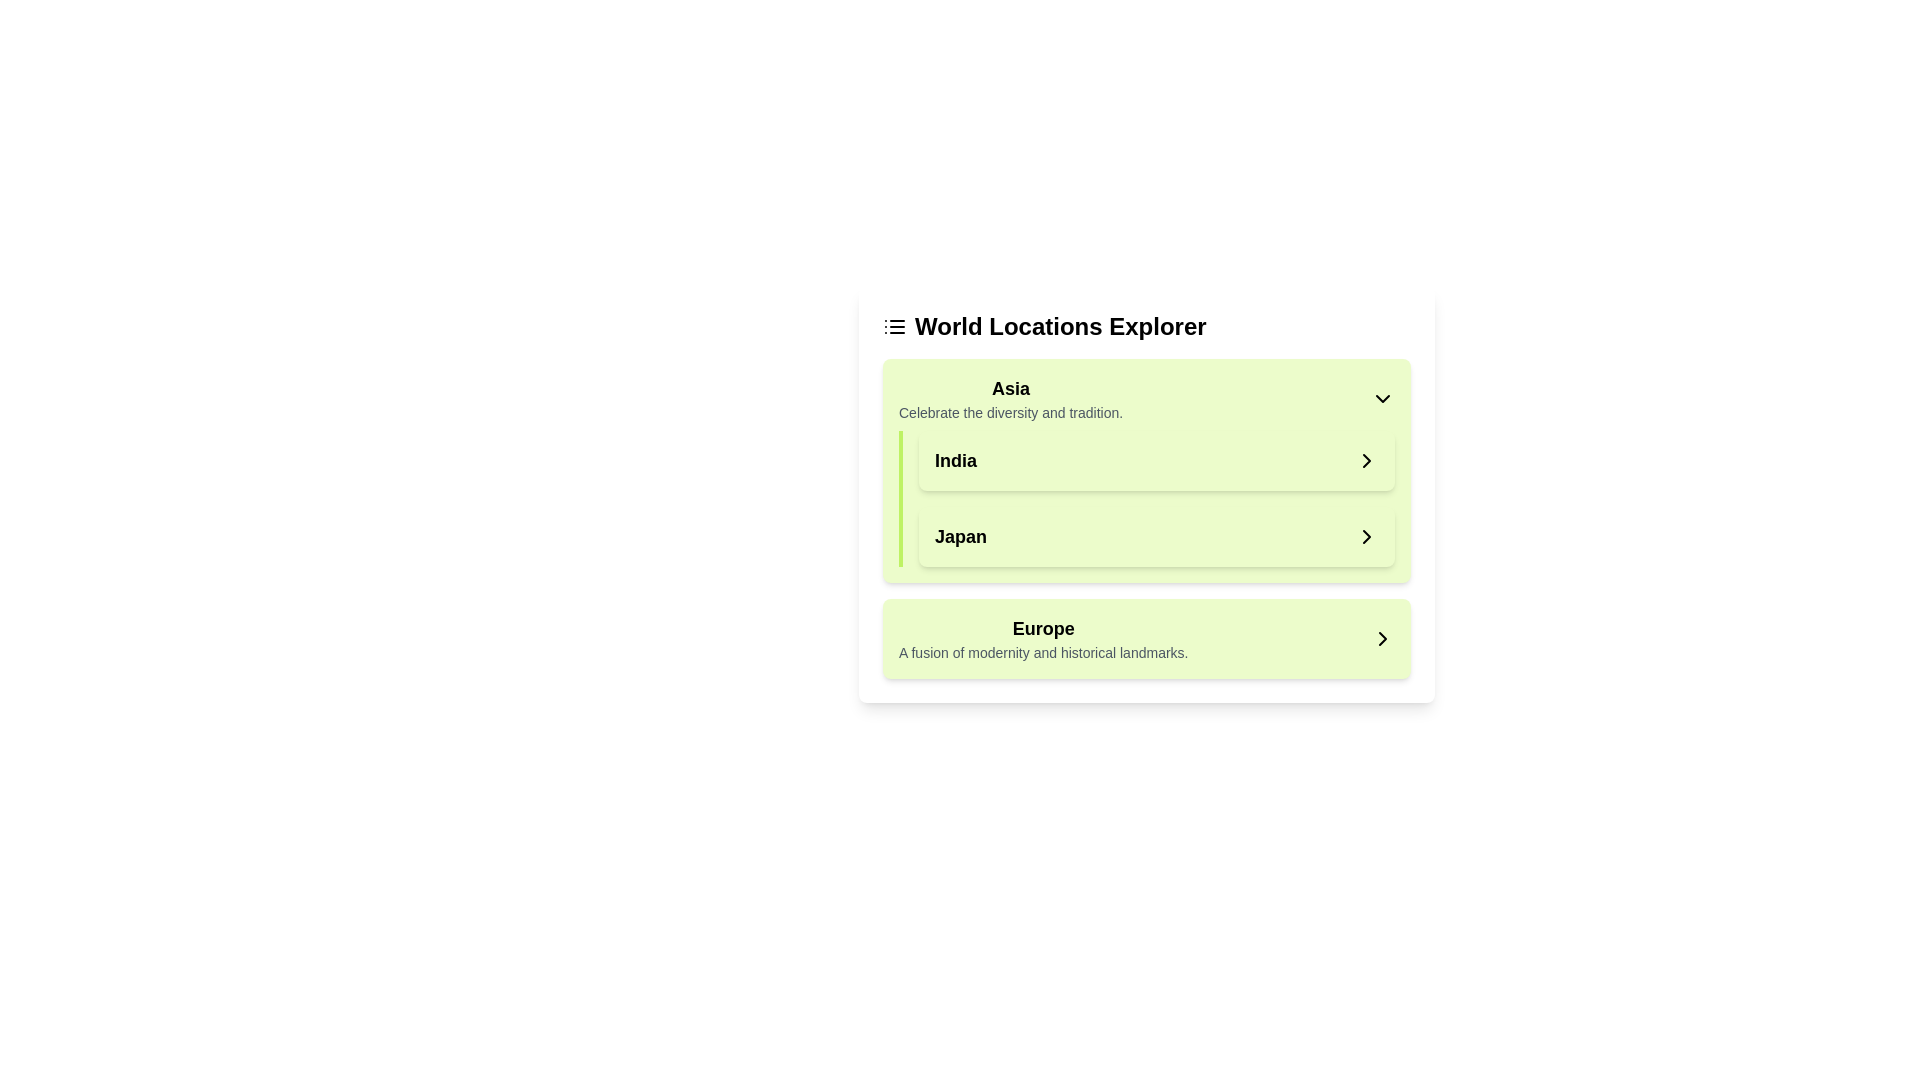  What do you see at coordinates (1042, 652) in the screenshot?
I see `the Text label providing descriptive information about the 'Europe' section, which is positioned directly below the 'Europe' header in the panel listing regions` at bounding box center [1042, 652].